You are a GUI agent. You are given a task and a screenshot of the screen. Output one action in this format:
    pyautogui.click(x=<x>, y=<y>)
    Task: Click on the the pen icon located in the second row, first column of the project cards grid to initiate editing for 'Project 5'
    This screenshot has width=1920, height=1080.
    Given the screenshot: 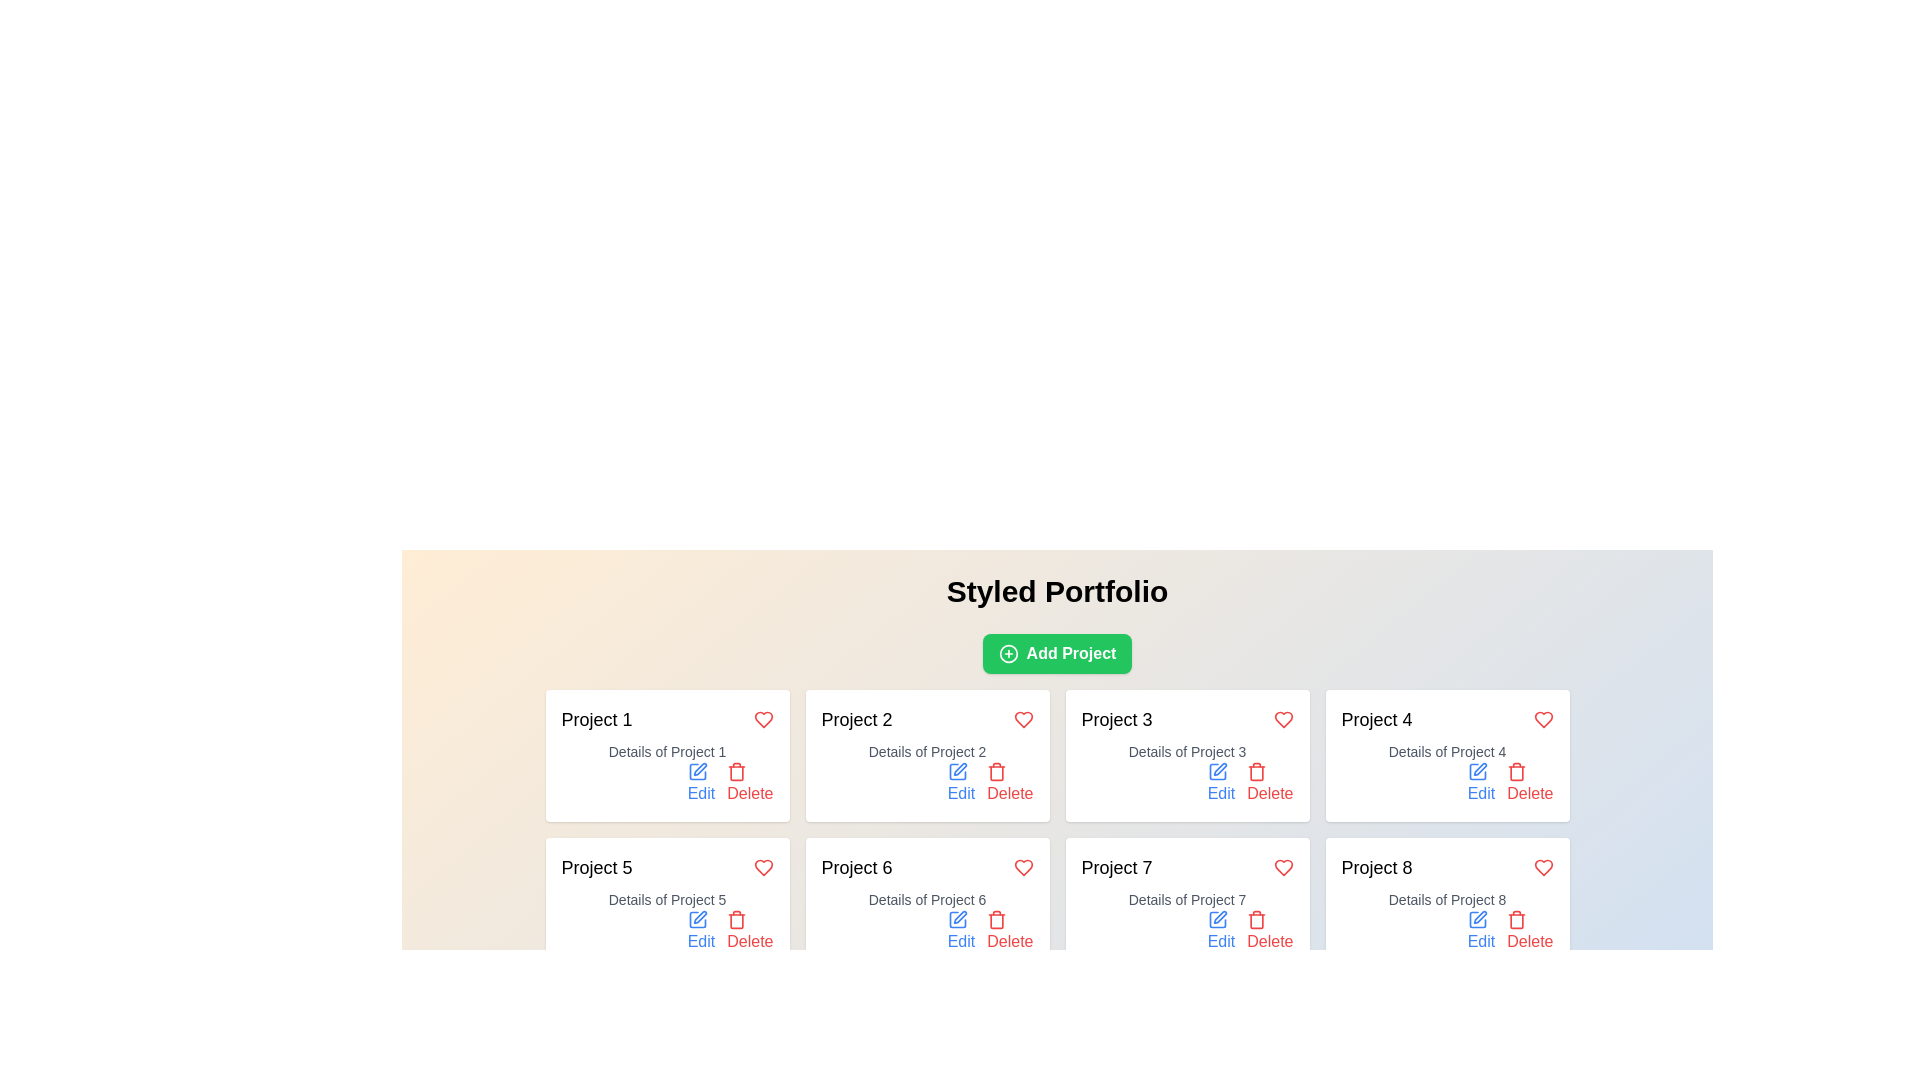 What is the action you would take?
    pyautogui.click(x=697, y=920)
    